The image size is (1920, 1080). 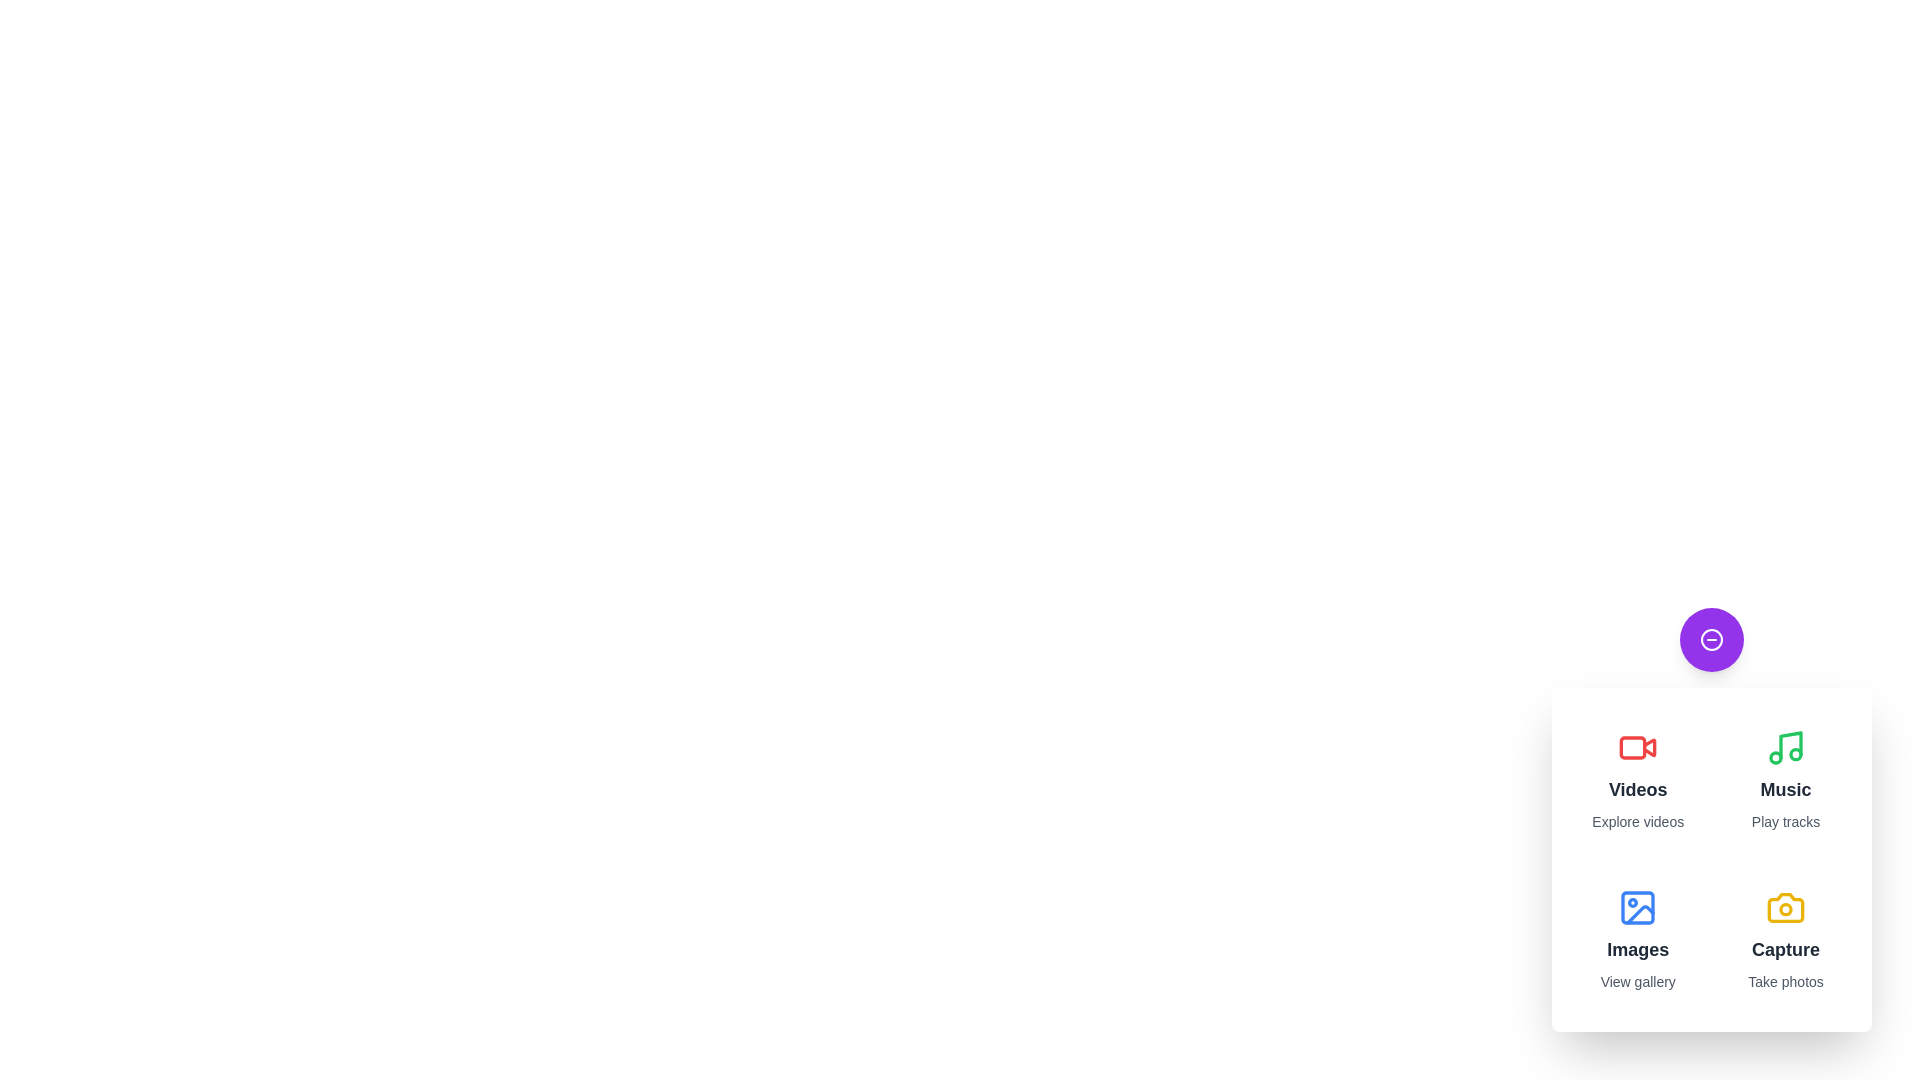 What do you see at coordinates (1785, 940) in the screenshot?
I see `the 'Capture' button to select the option for taking photos` at bounding box center [1785, 940].